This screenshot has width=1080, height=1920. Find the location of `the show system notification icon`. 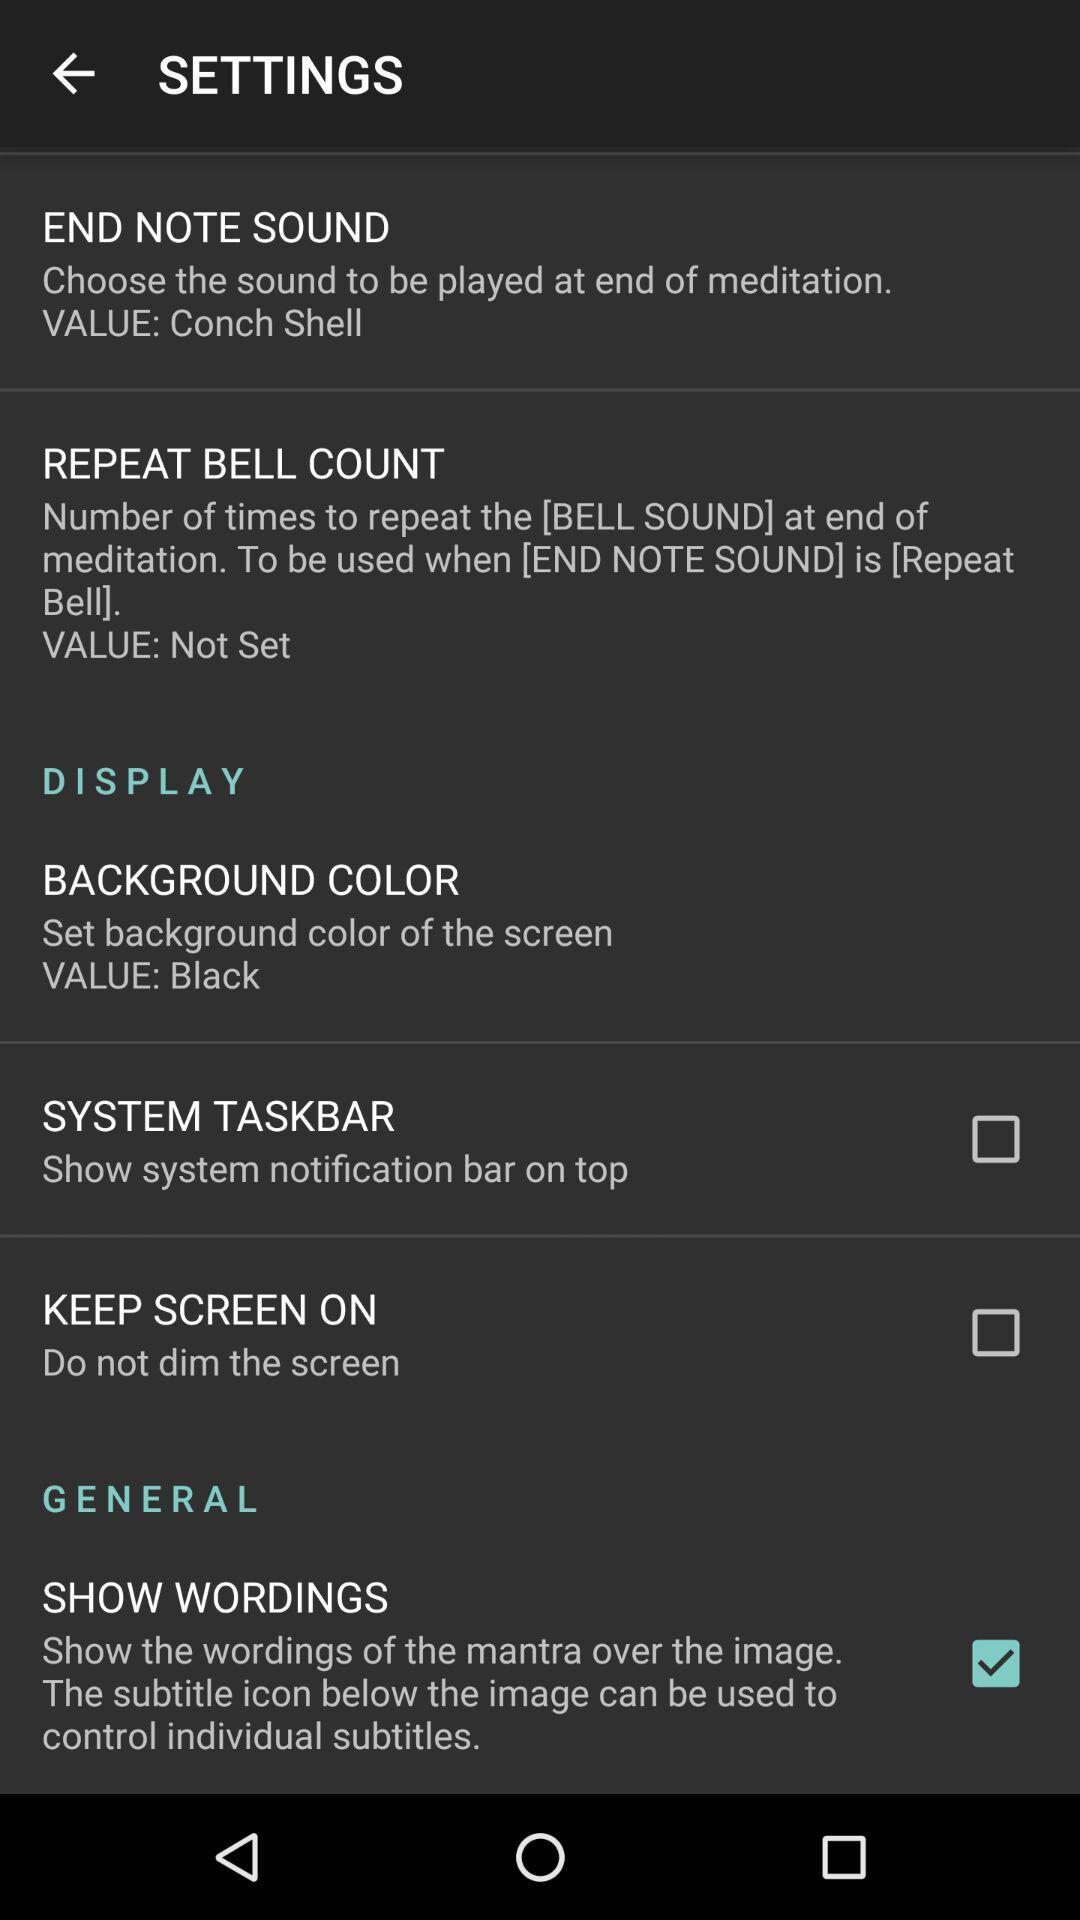

the show system notification icon is located at coordinates (334, 1167).